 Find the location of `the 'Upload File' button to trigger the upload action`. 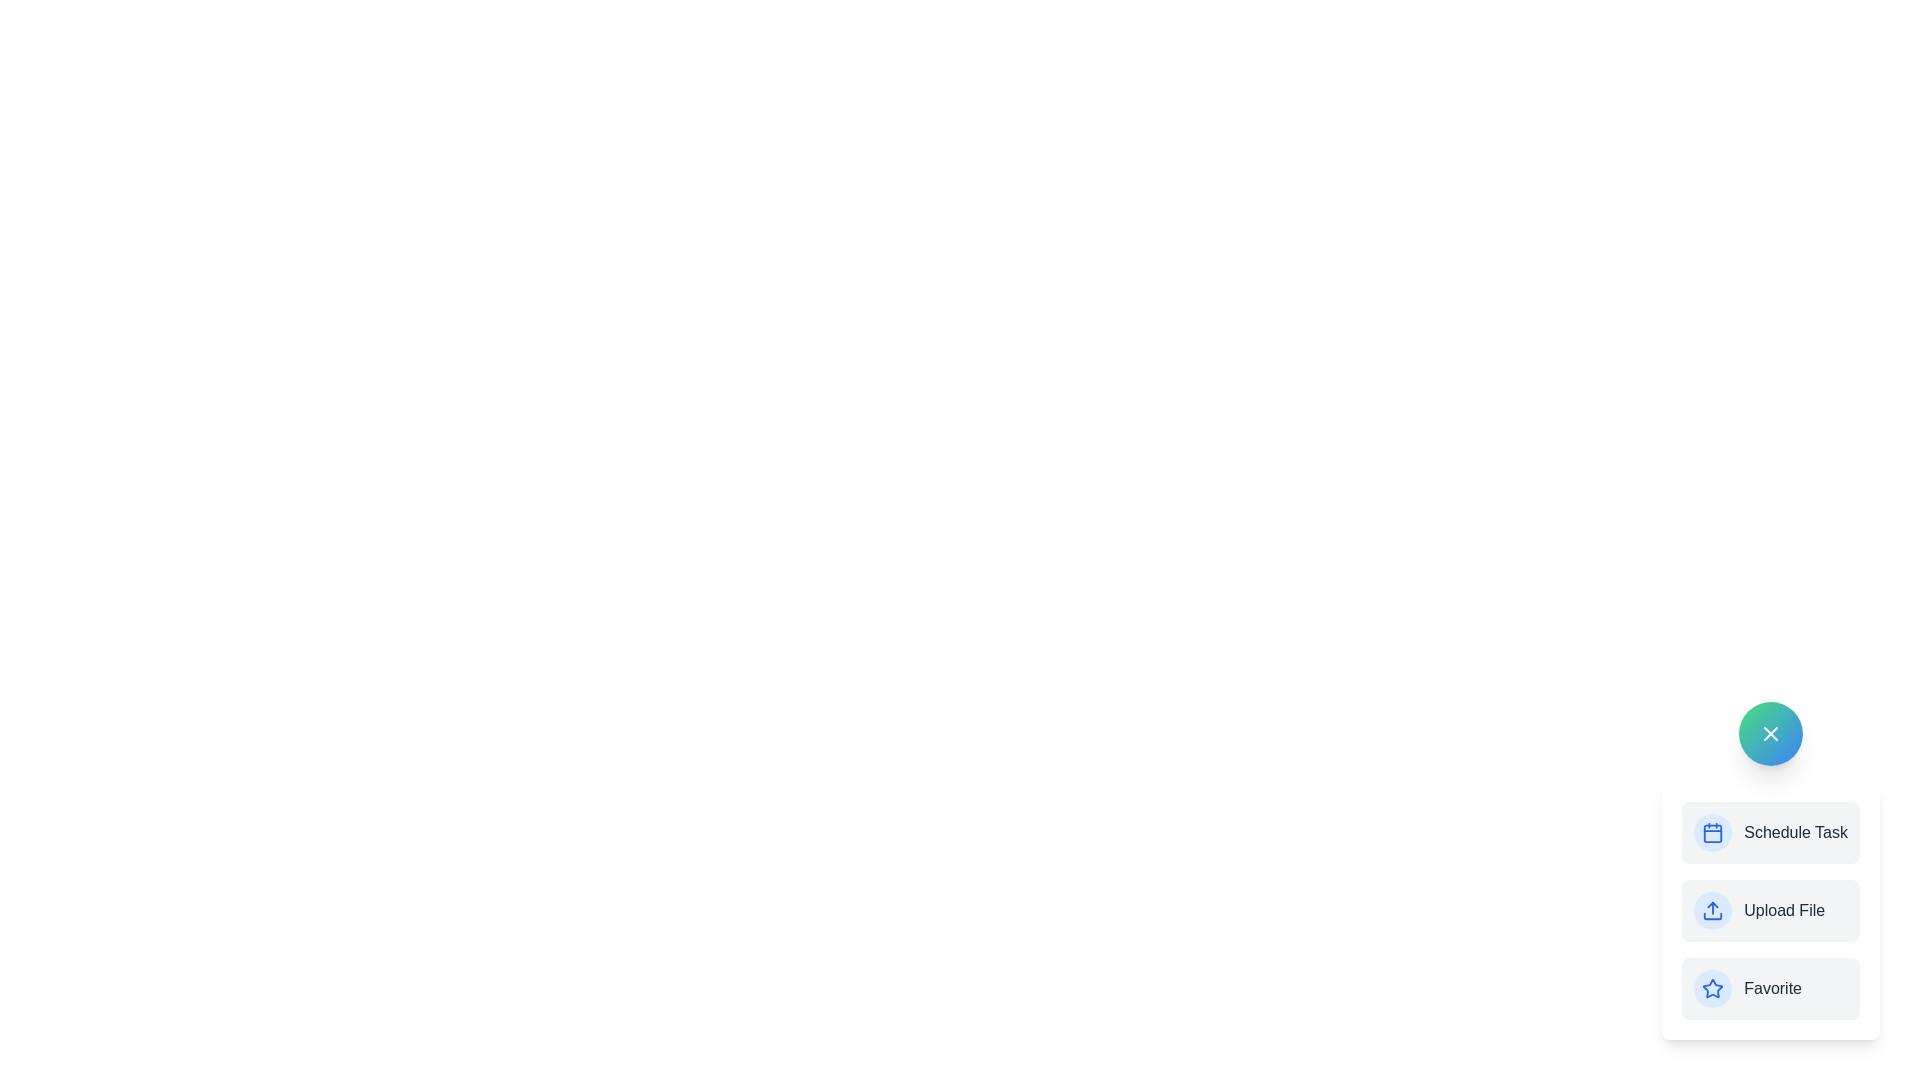

the 'Upload File' button to trigger the upload action is located at coordinates (1771, 910).